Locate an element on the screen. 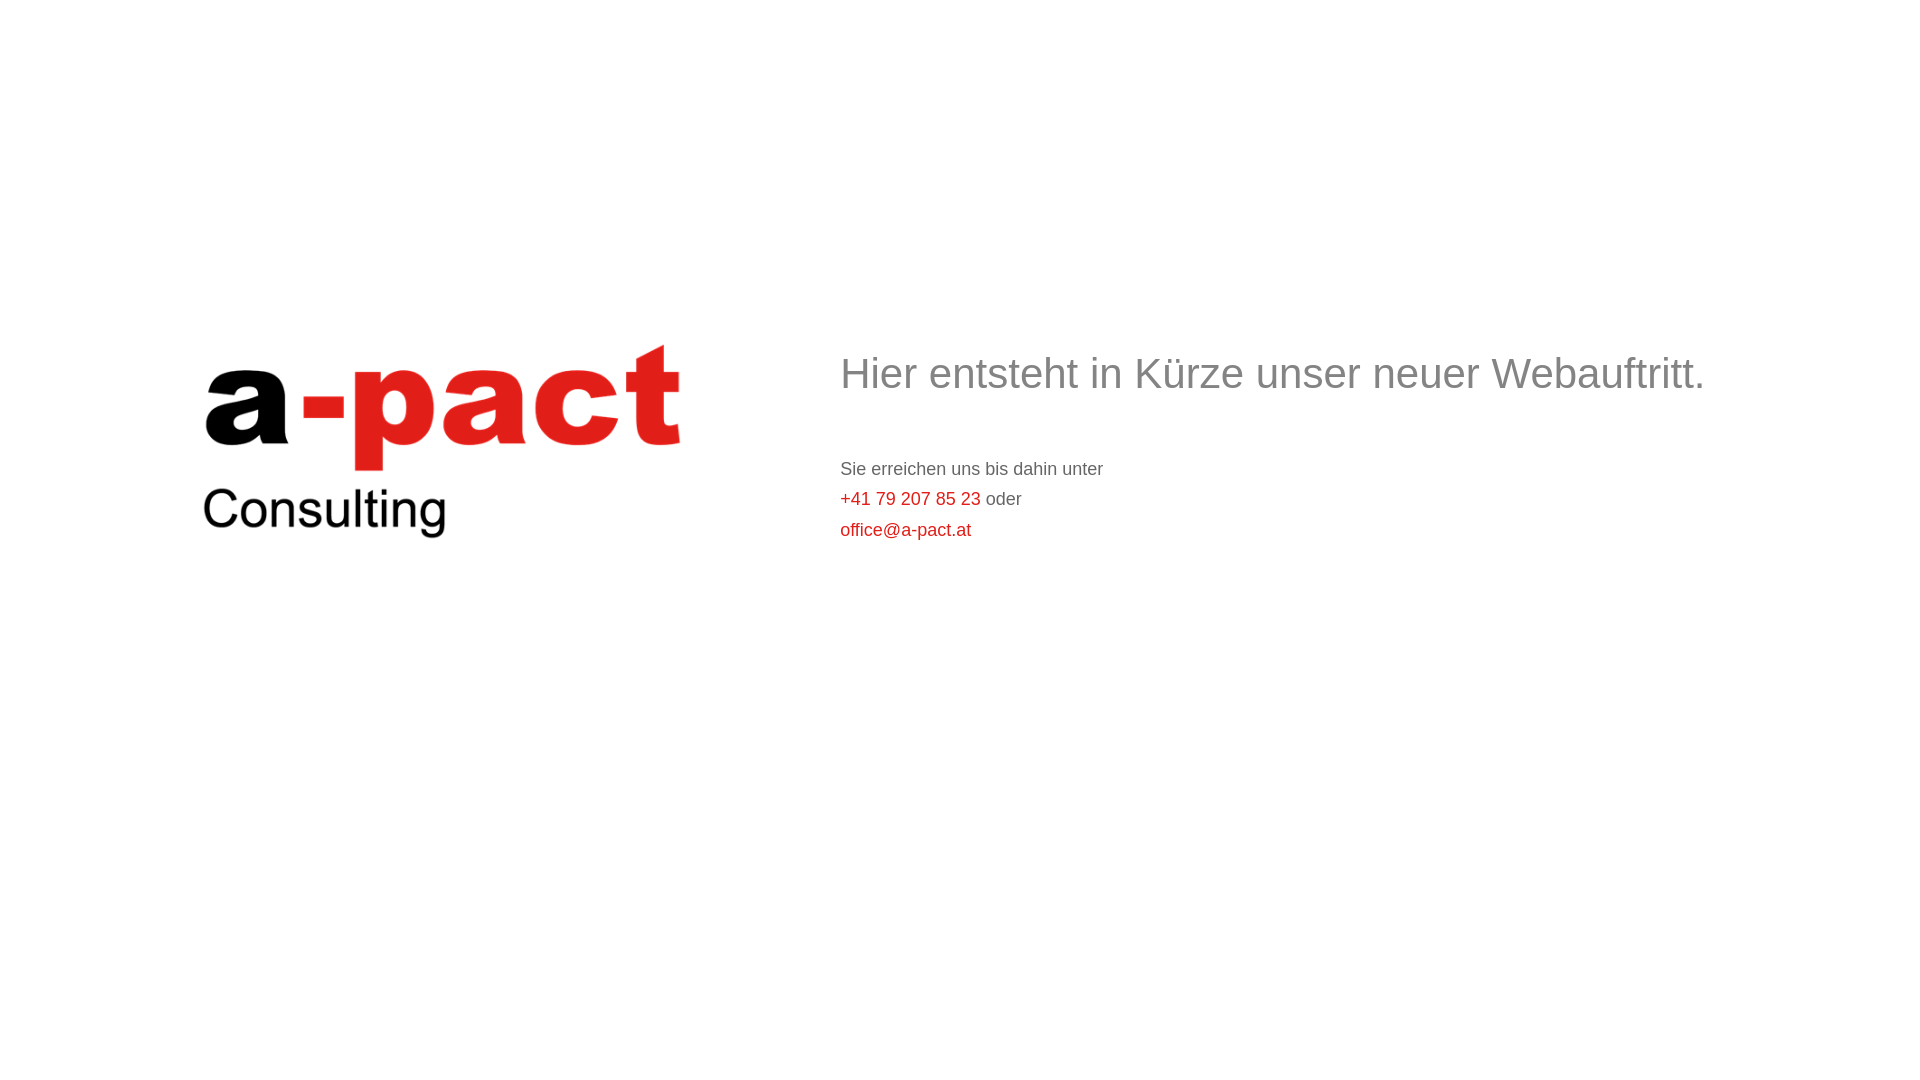  '+41 79 207 85 23' is located at coordinates (909, 497).